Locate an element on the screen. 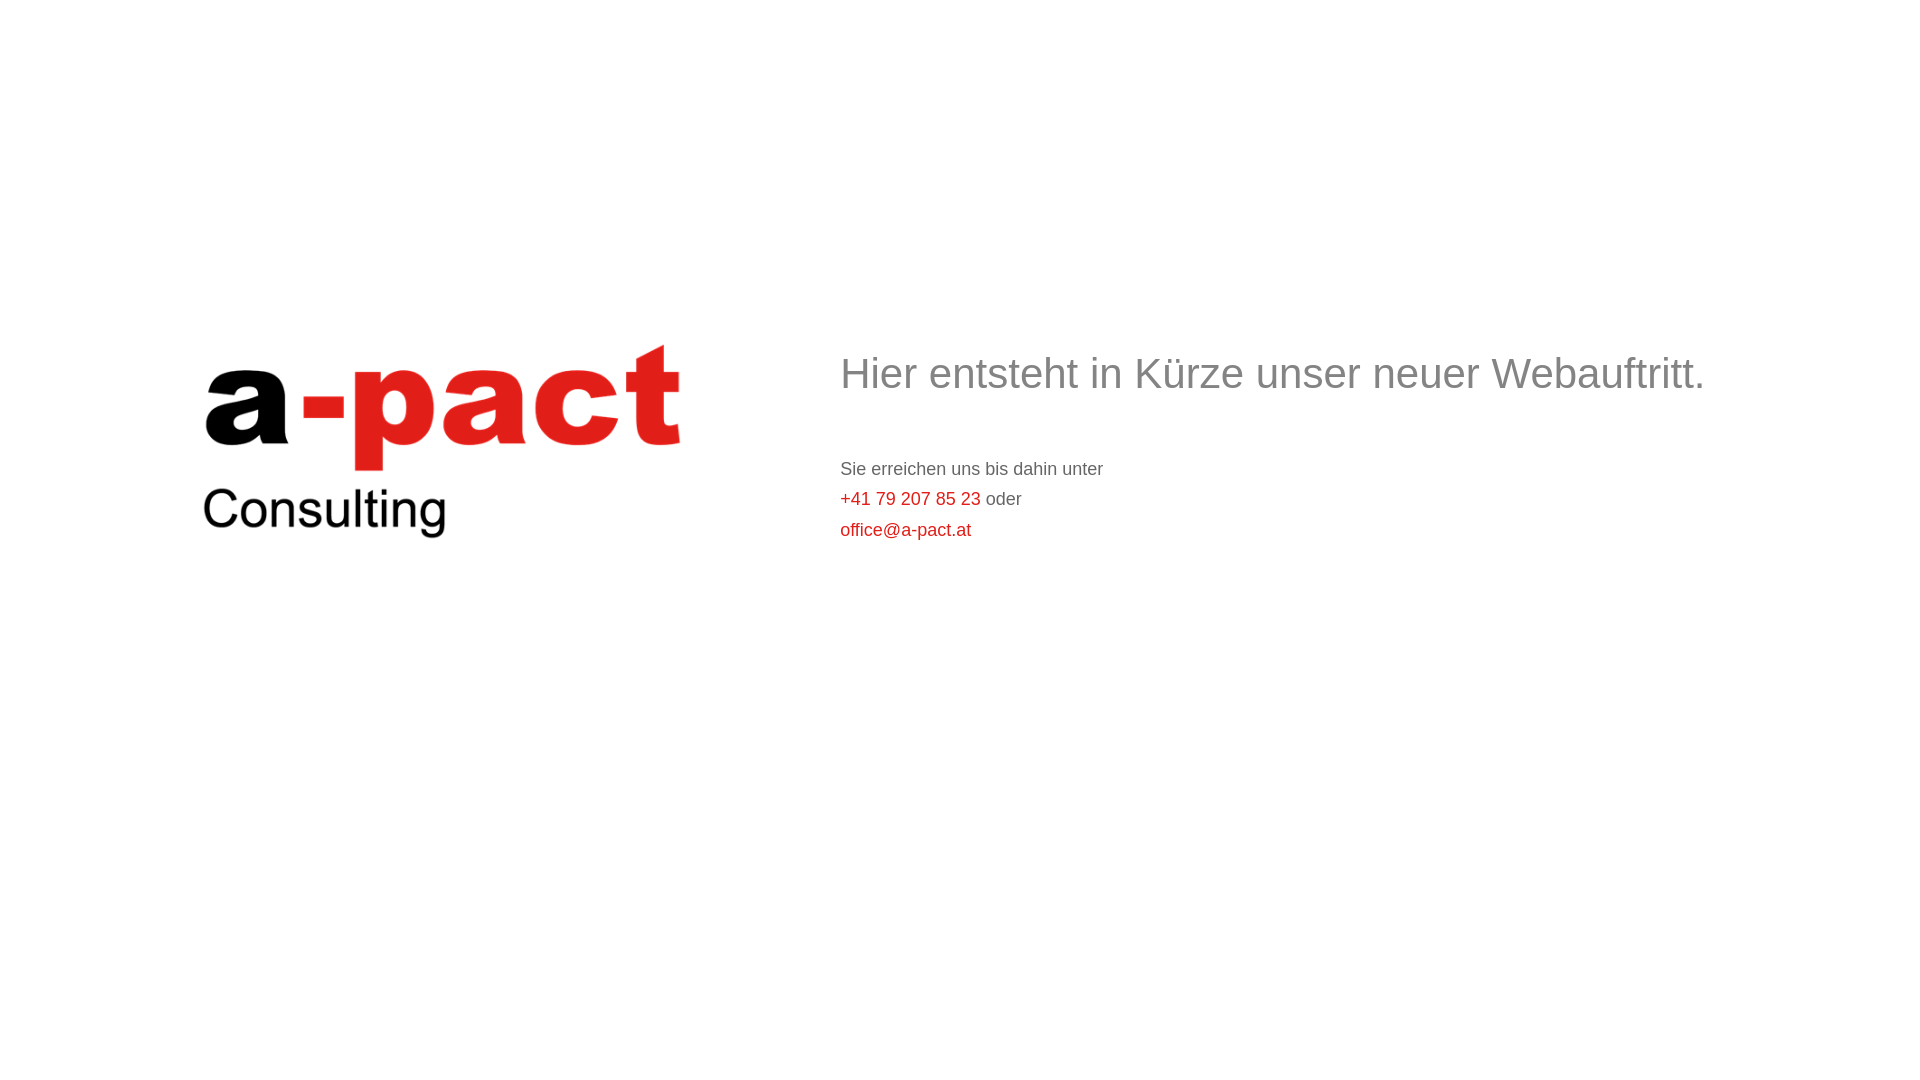  '+41 79 207 85 23' is located at coordinates (909, 497).